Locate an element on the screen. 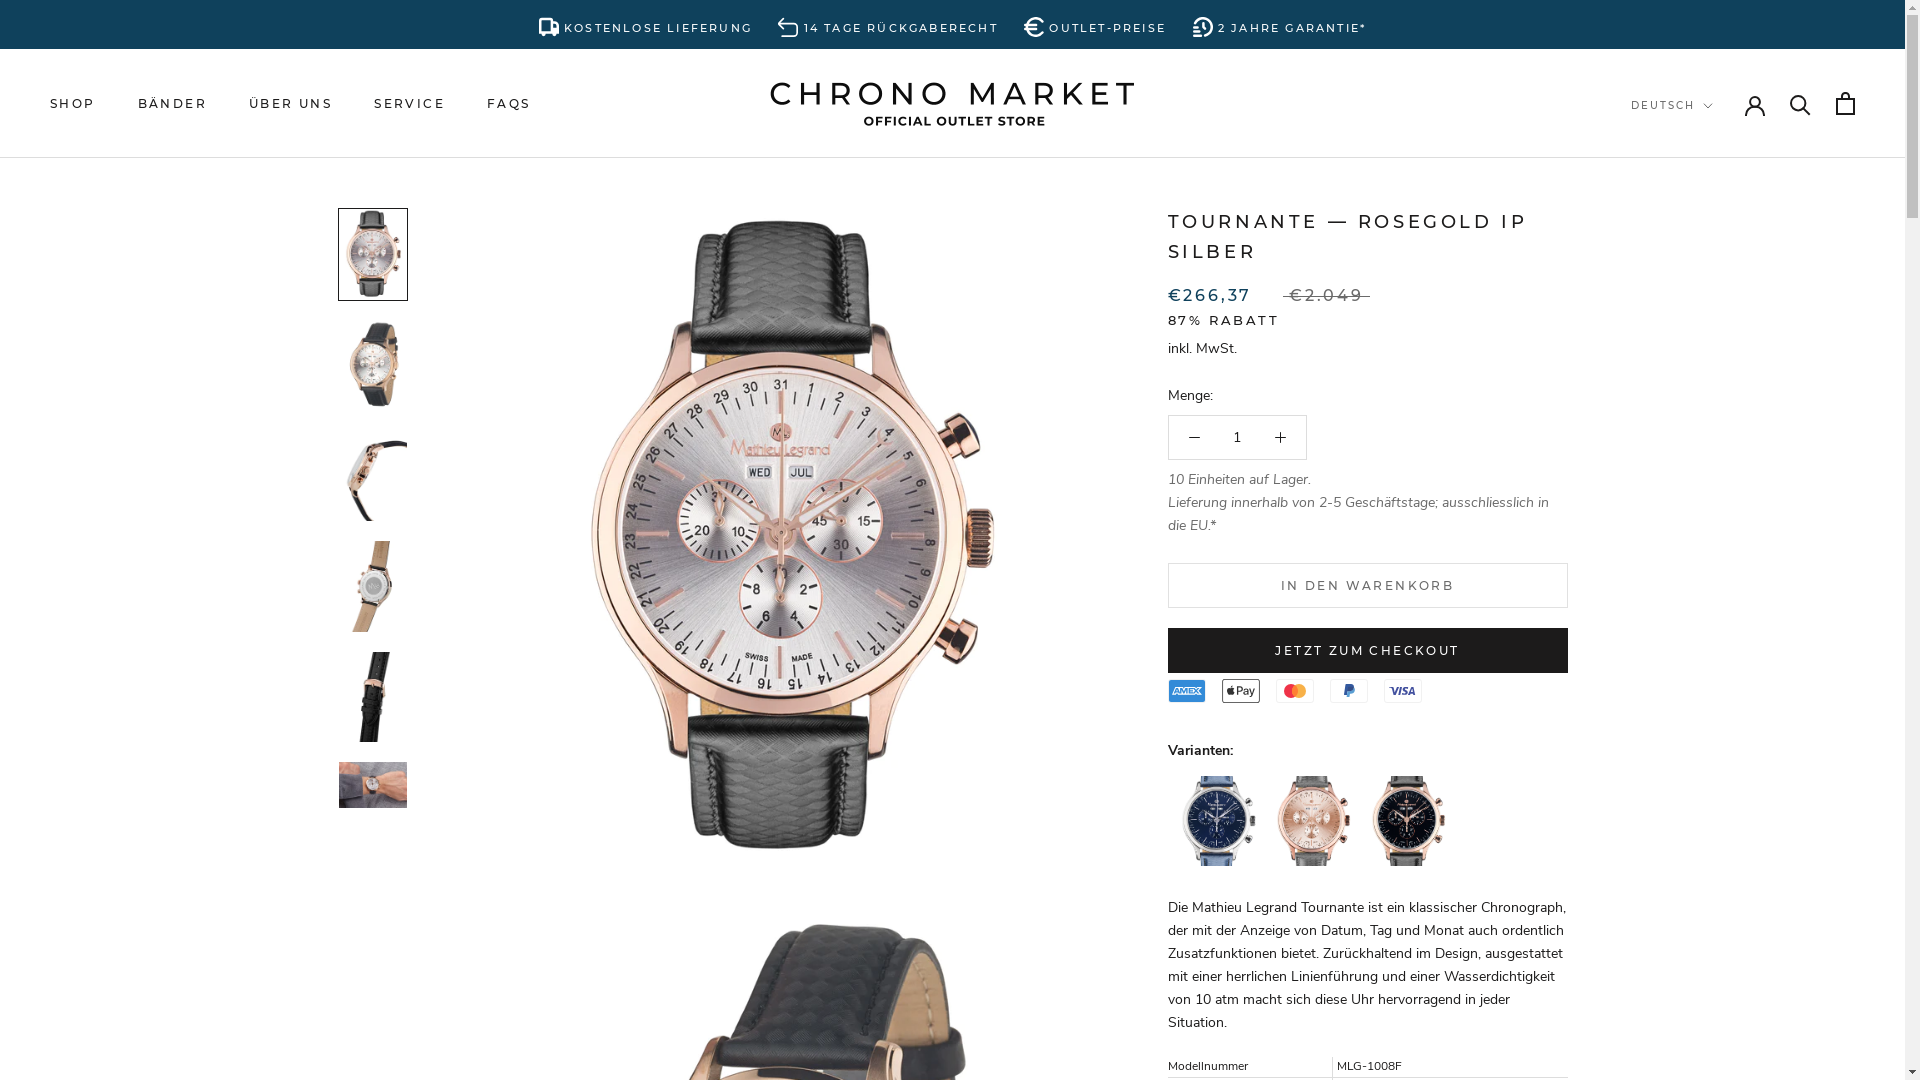 The height and width of the screenshot is (1080, 1920). 'KOSTENLOSE LIEFERUNG' is located at coordinates (645, 24).